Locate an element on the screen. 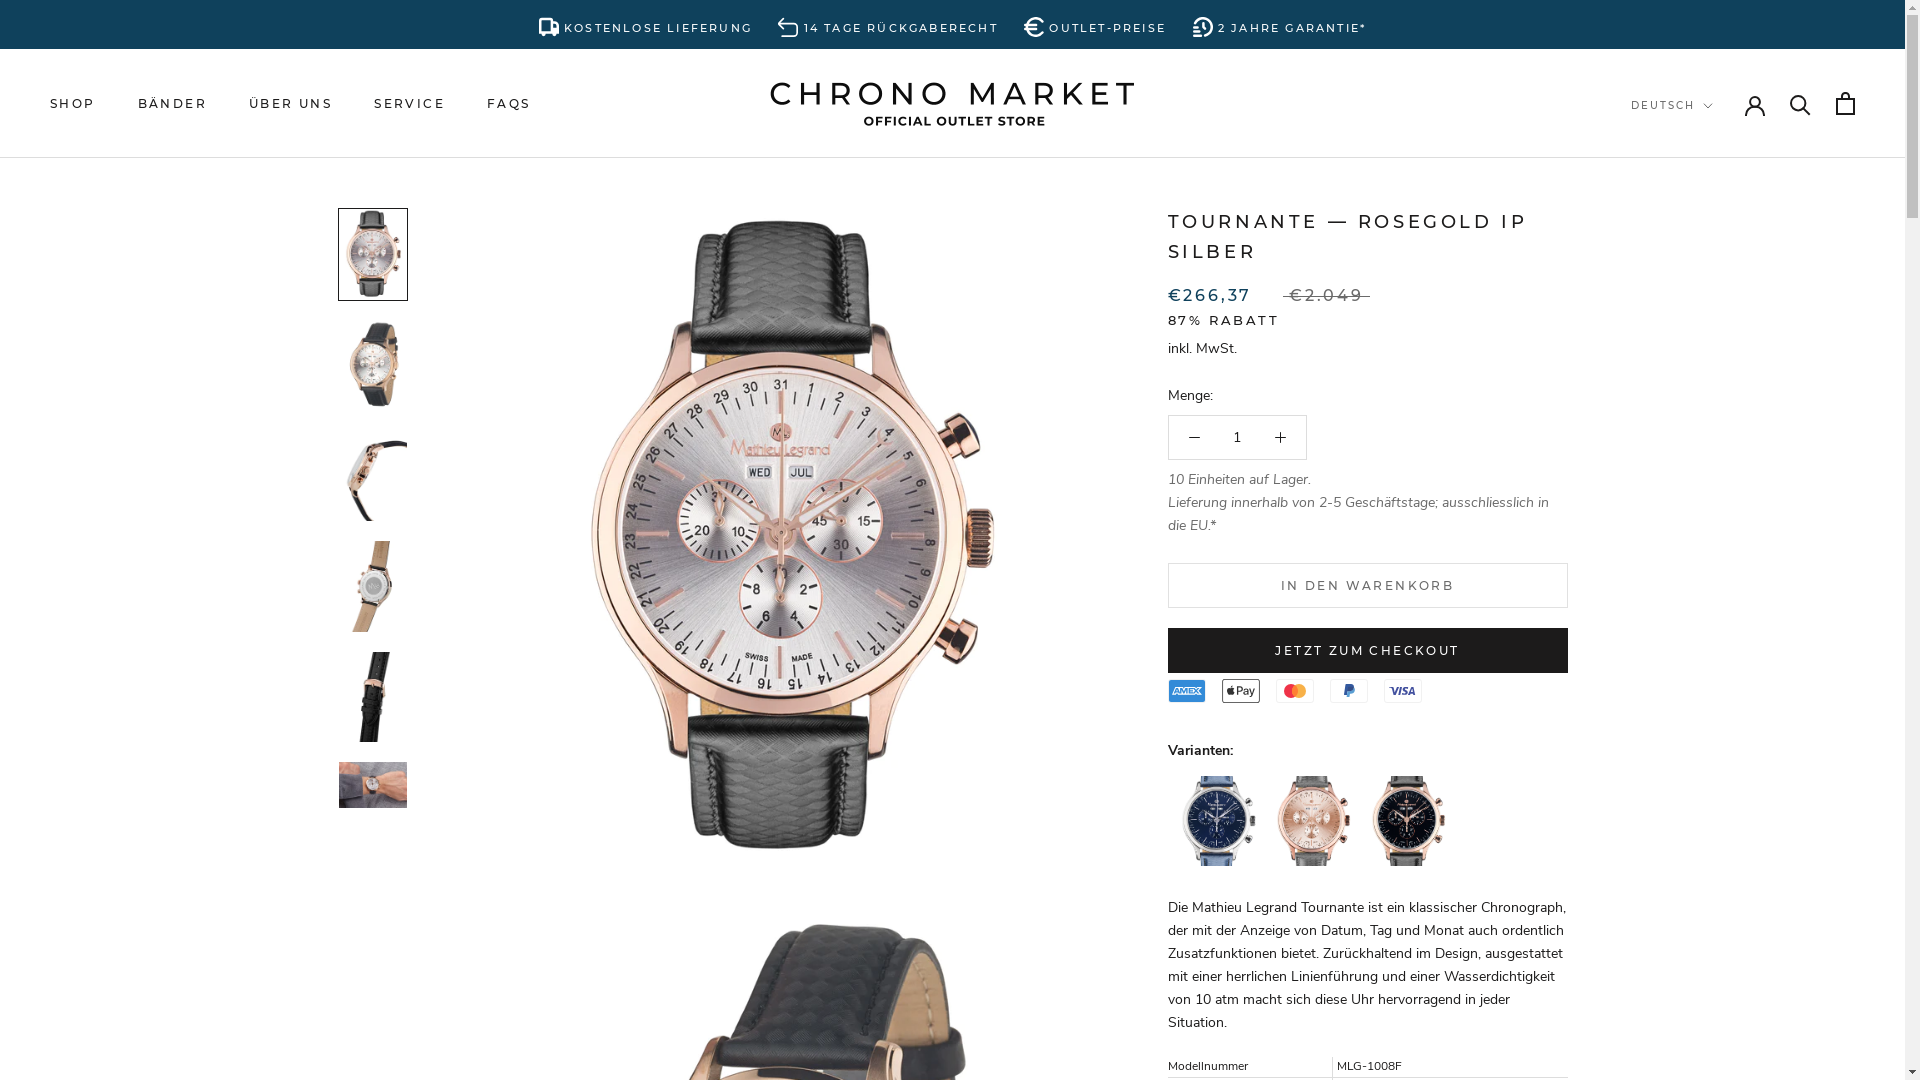 The height and width of the screenshot is (1080, 1920). 'KOSTENLOSE LIEFERUNG' is located at coordinates (645, 24).